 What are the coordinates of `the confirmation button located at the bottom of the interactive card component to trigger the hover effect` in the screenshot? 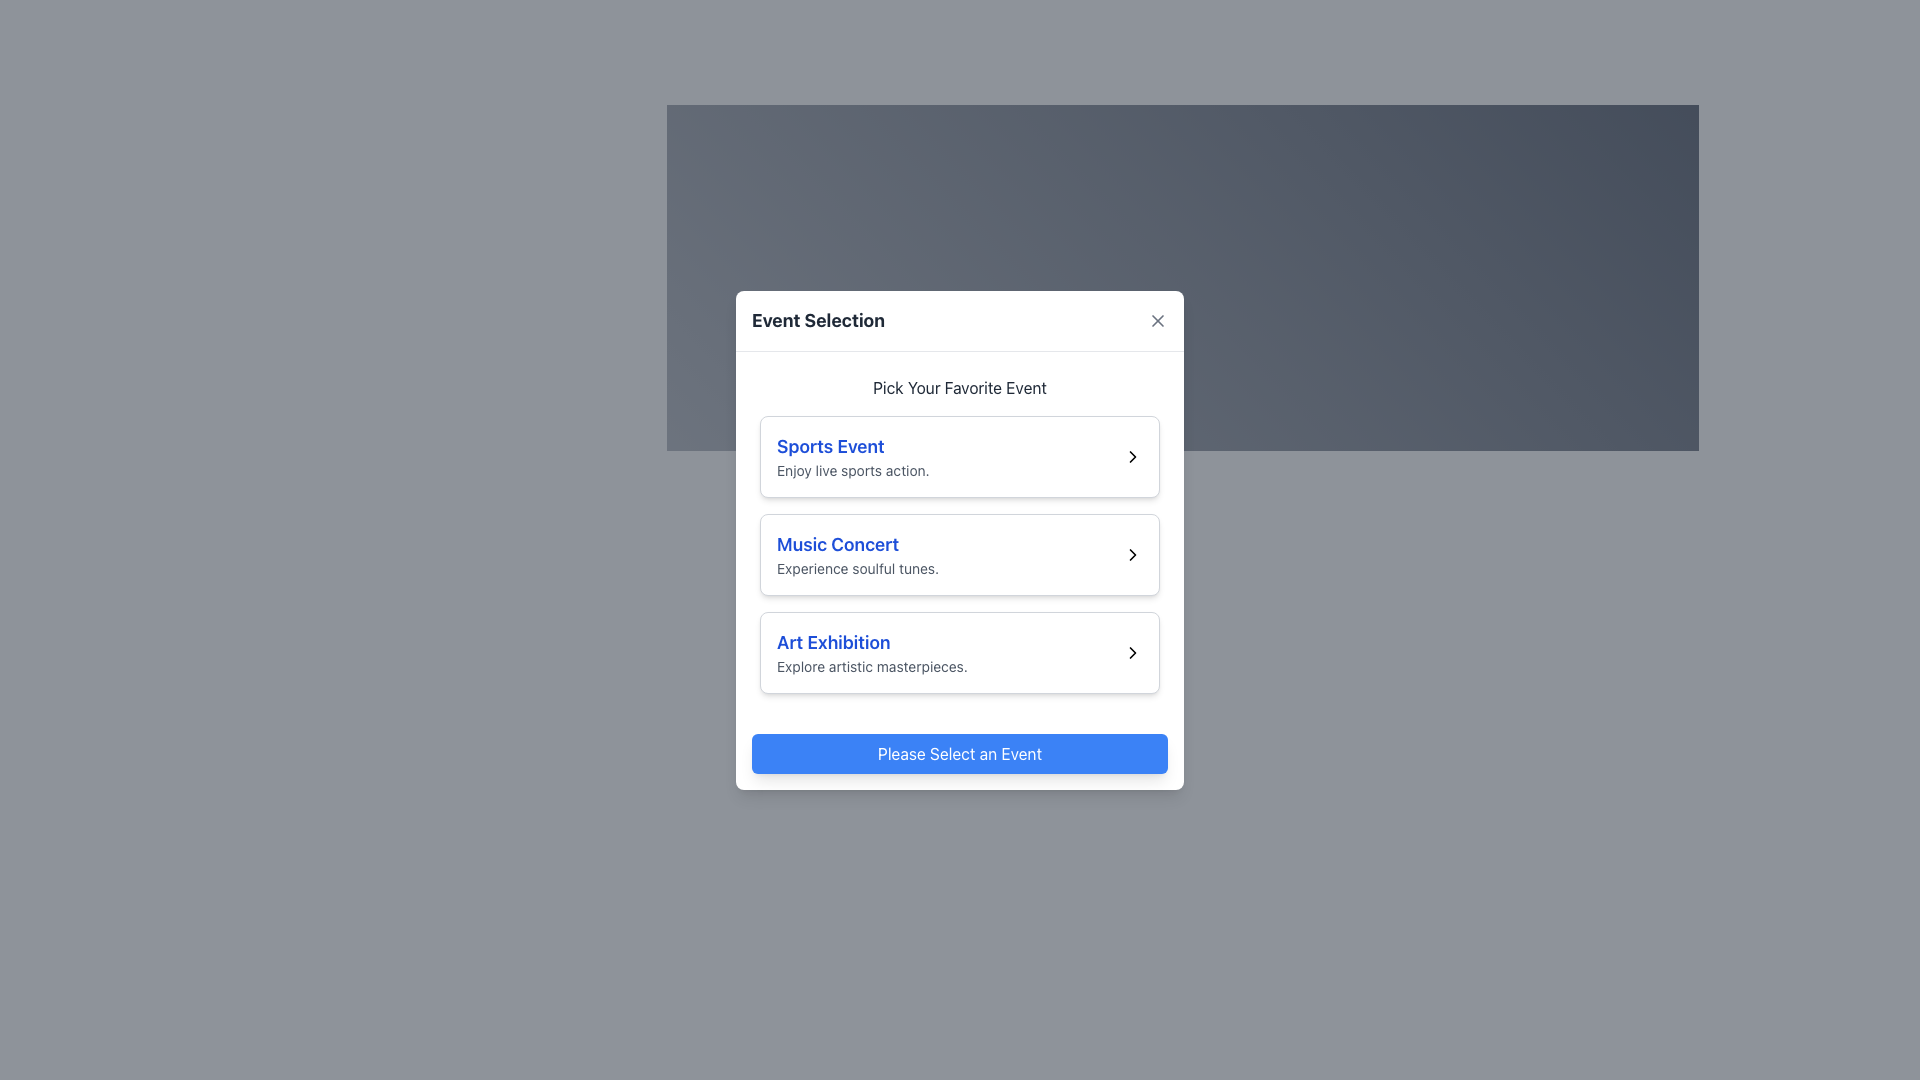 It's located at (960, 753).